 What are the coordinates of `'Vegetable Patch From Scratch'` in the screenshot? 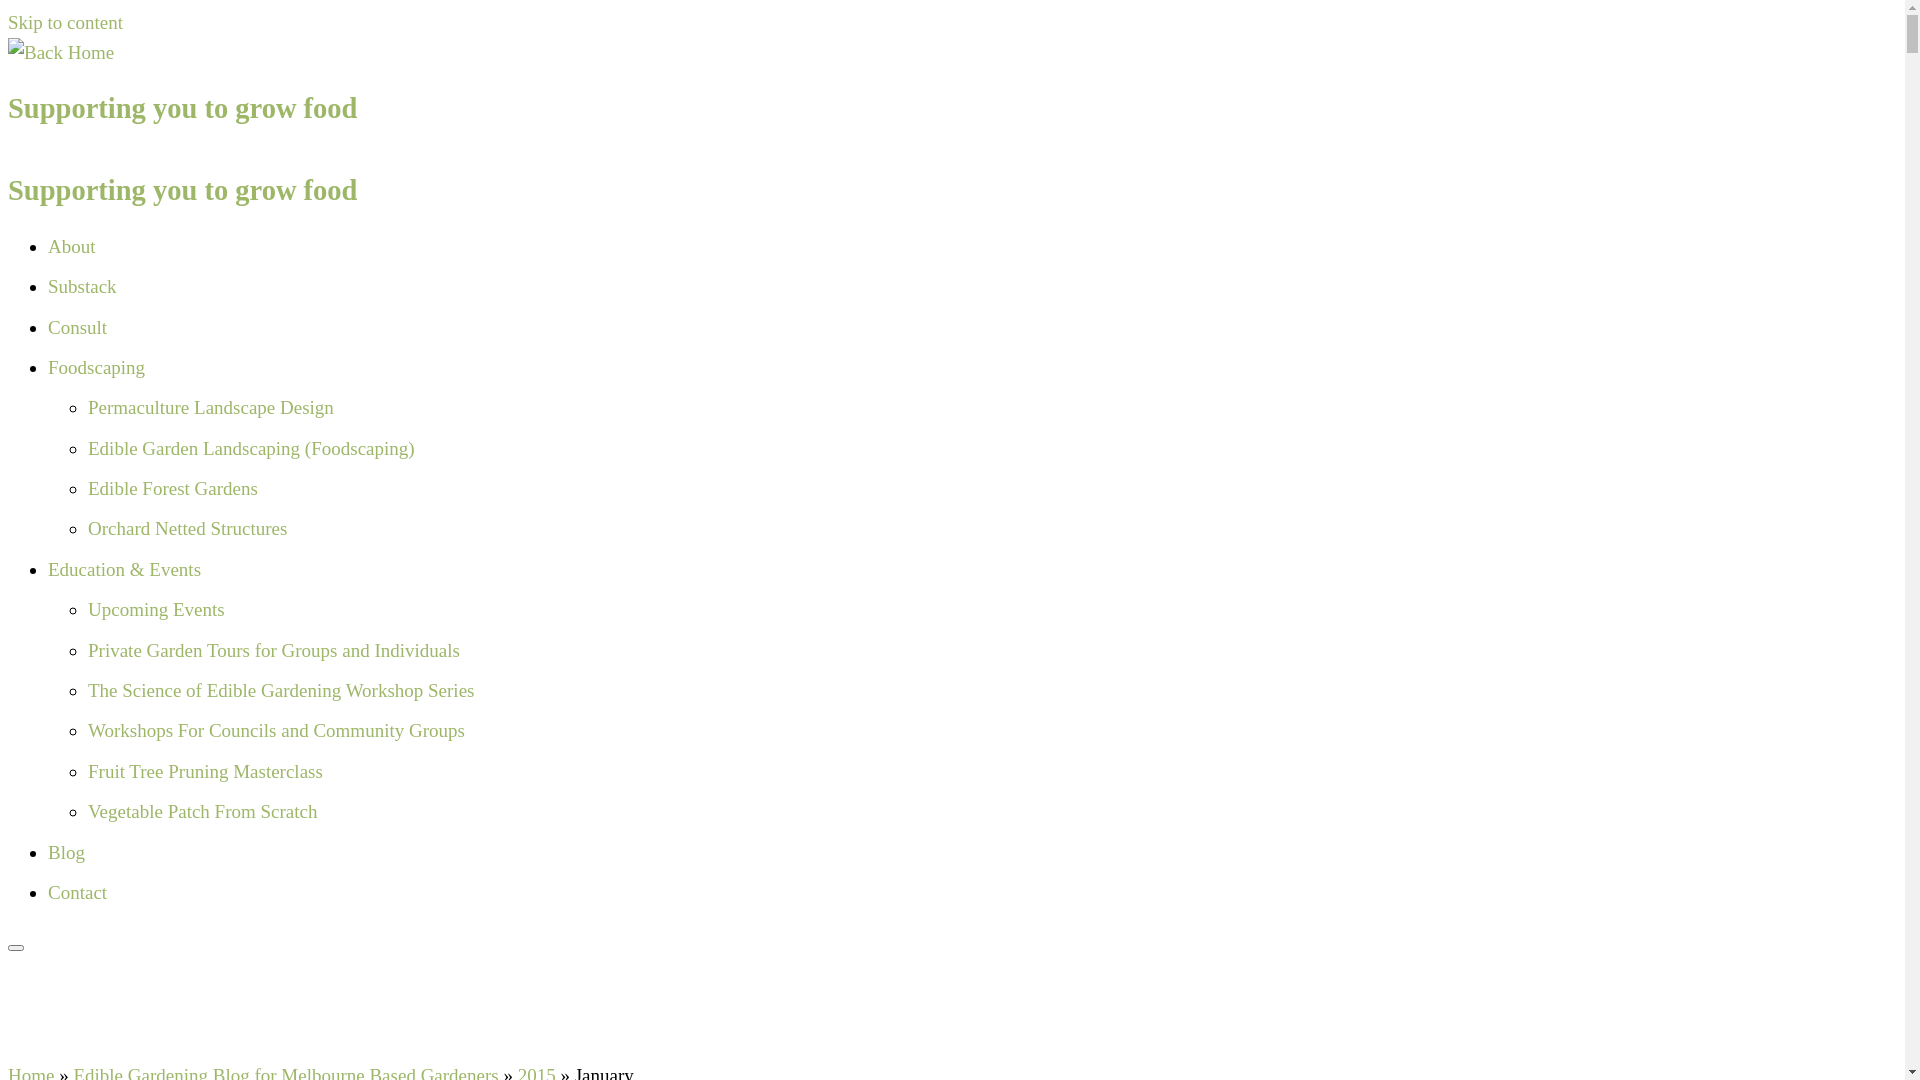 It's located at (202, 811).